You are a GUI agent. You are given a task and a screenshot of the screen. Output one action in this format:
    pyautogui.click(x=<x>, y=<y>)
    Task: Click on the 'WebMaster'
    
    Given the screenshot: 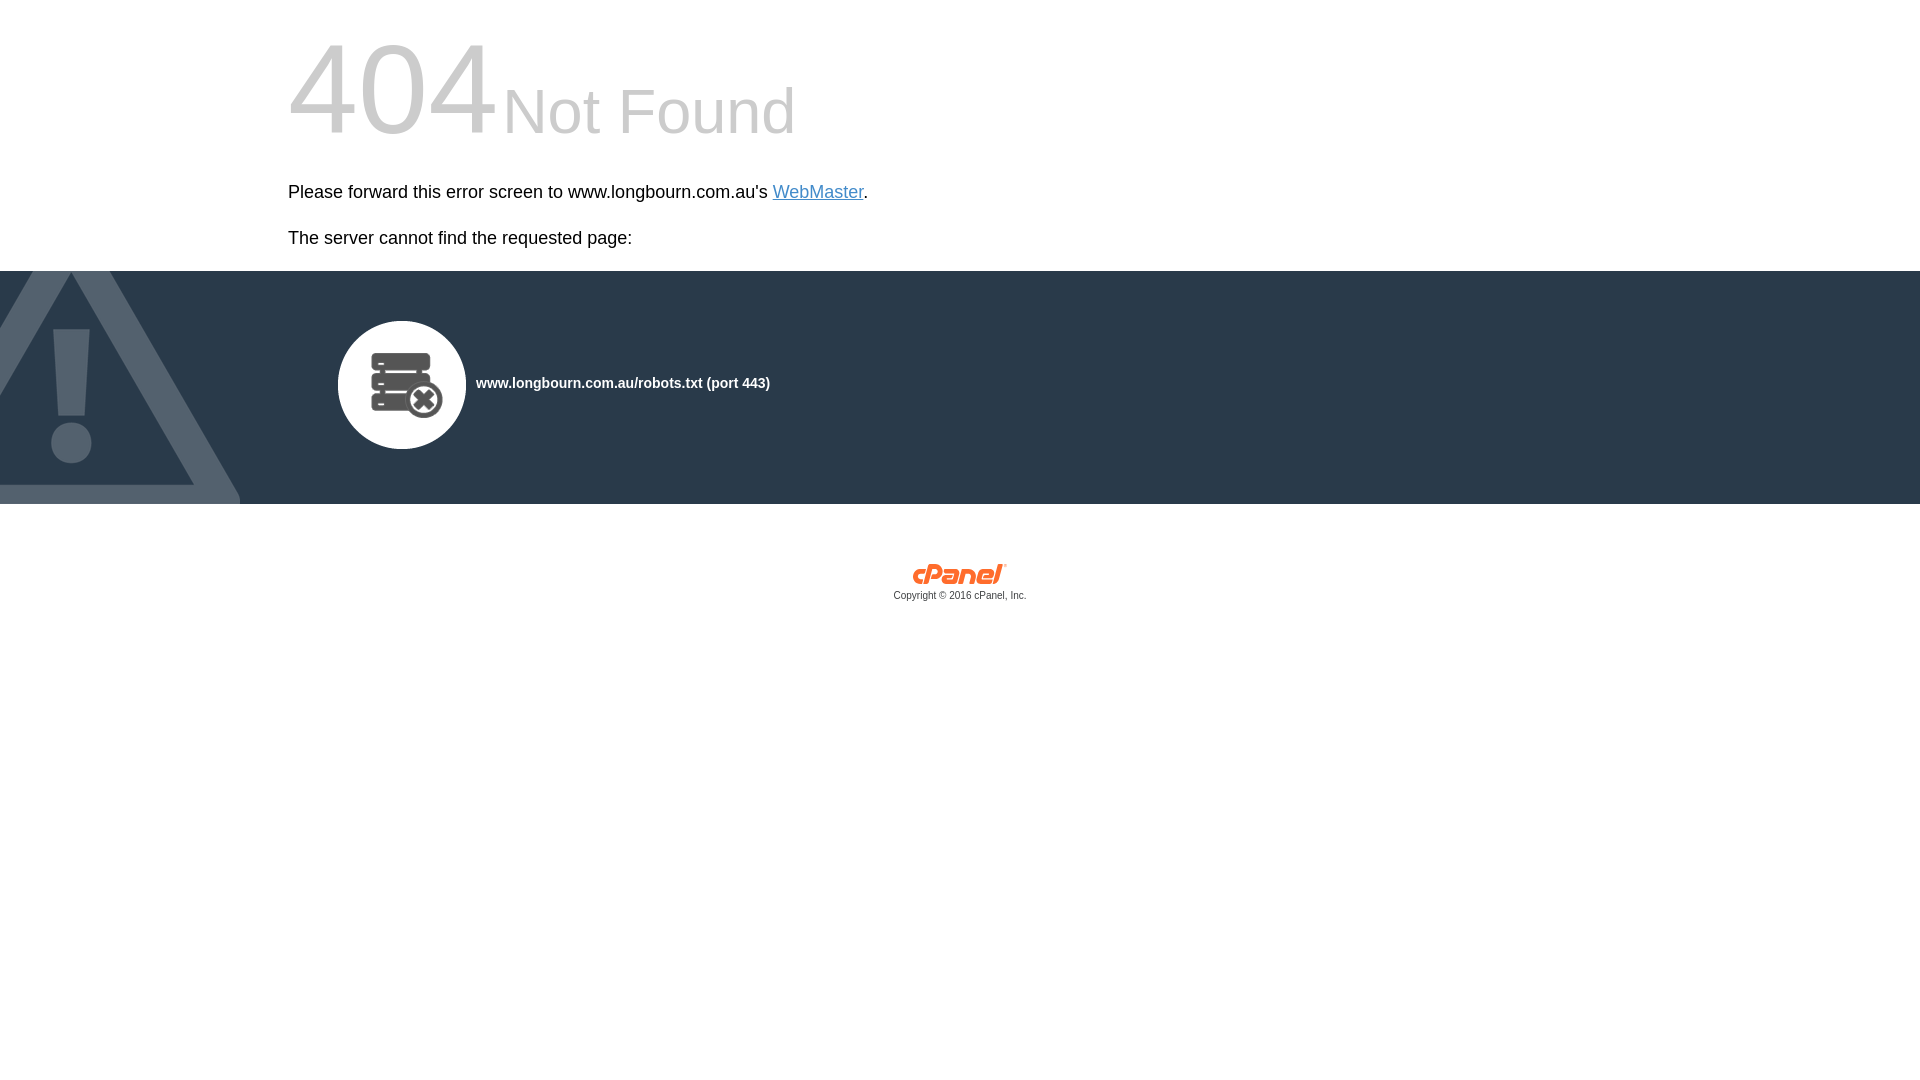 What is the action you would take?
    pyautogui.click(x=818, y=192)
    